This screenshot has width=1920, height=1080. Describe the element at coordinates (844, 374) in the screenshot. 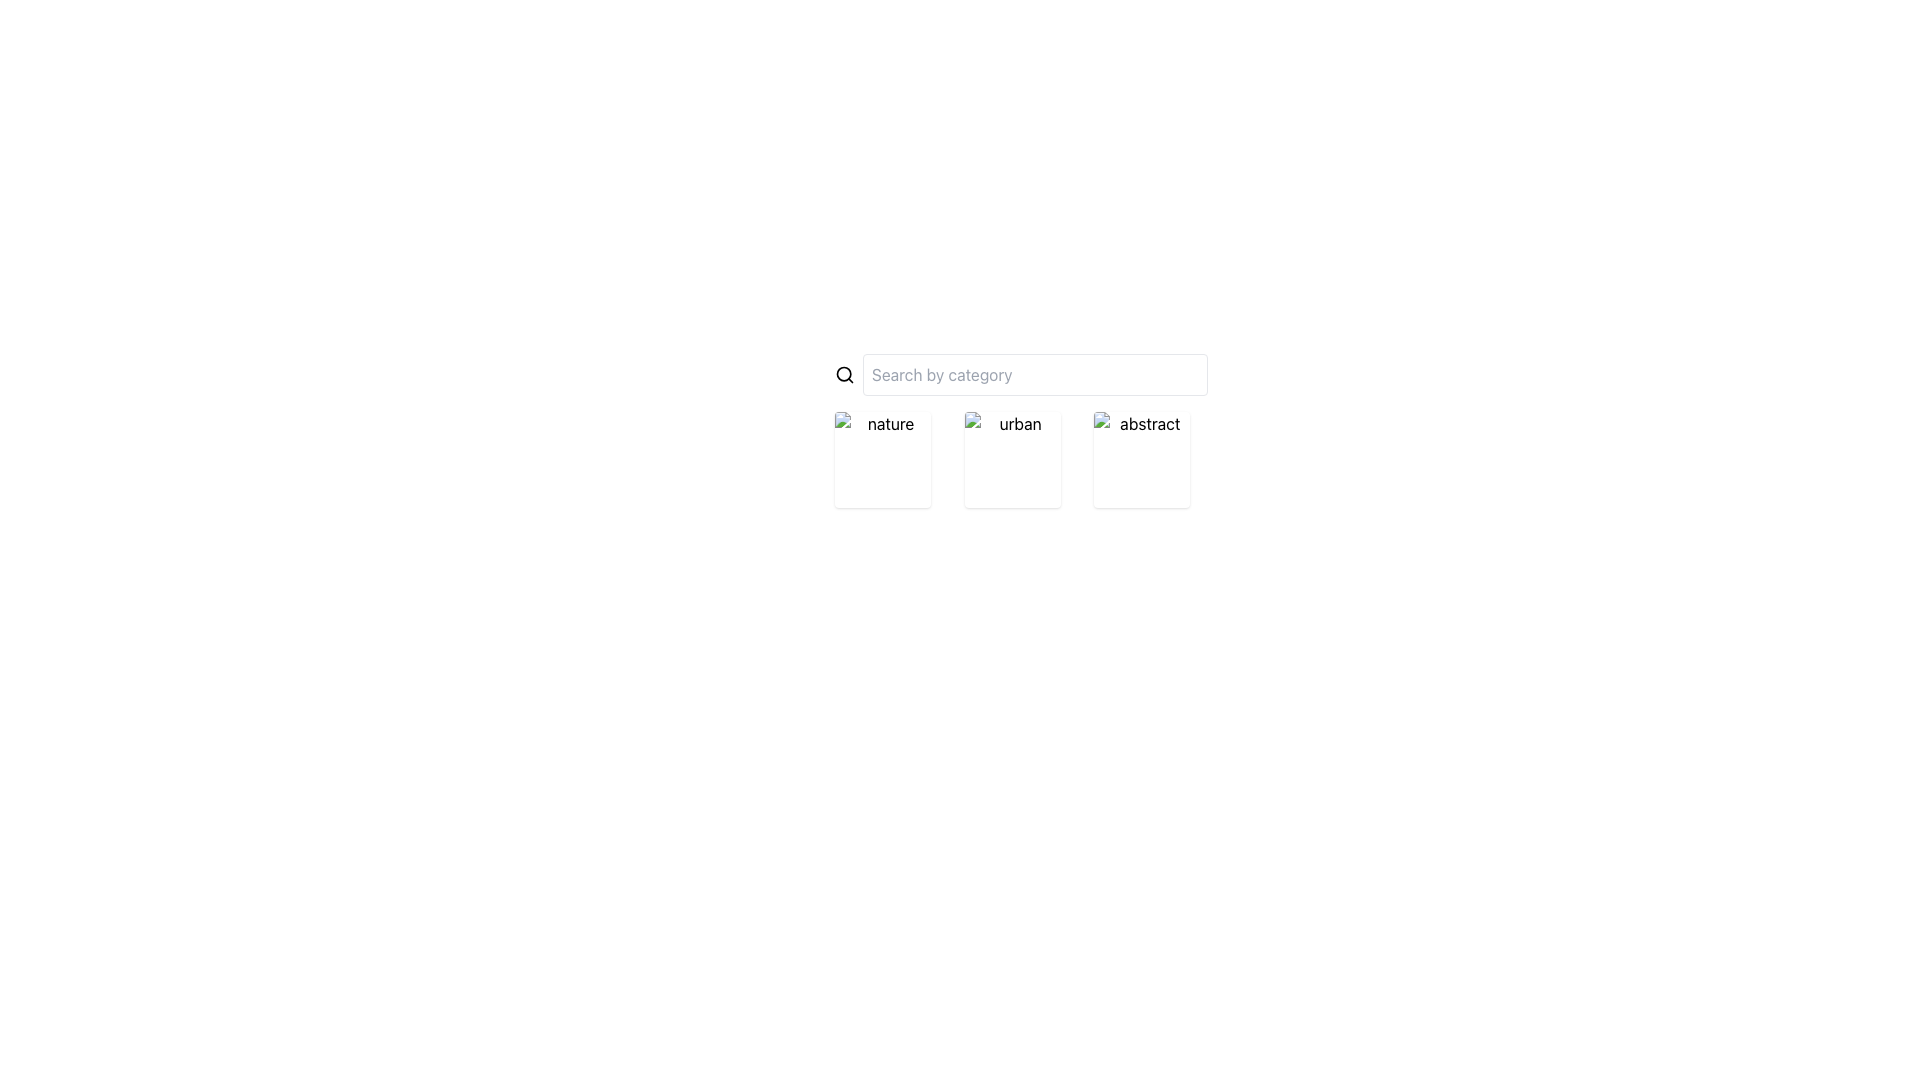

I see `the inner circle of the search icon, which indicates the search functionality next to the 'Search by category' input field` at that location.